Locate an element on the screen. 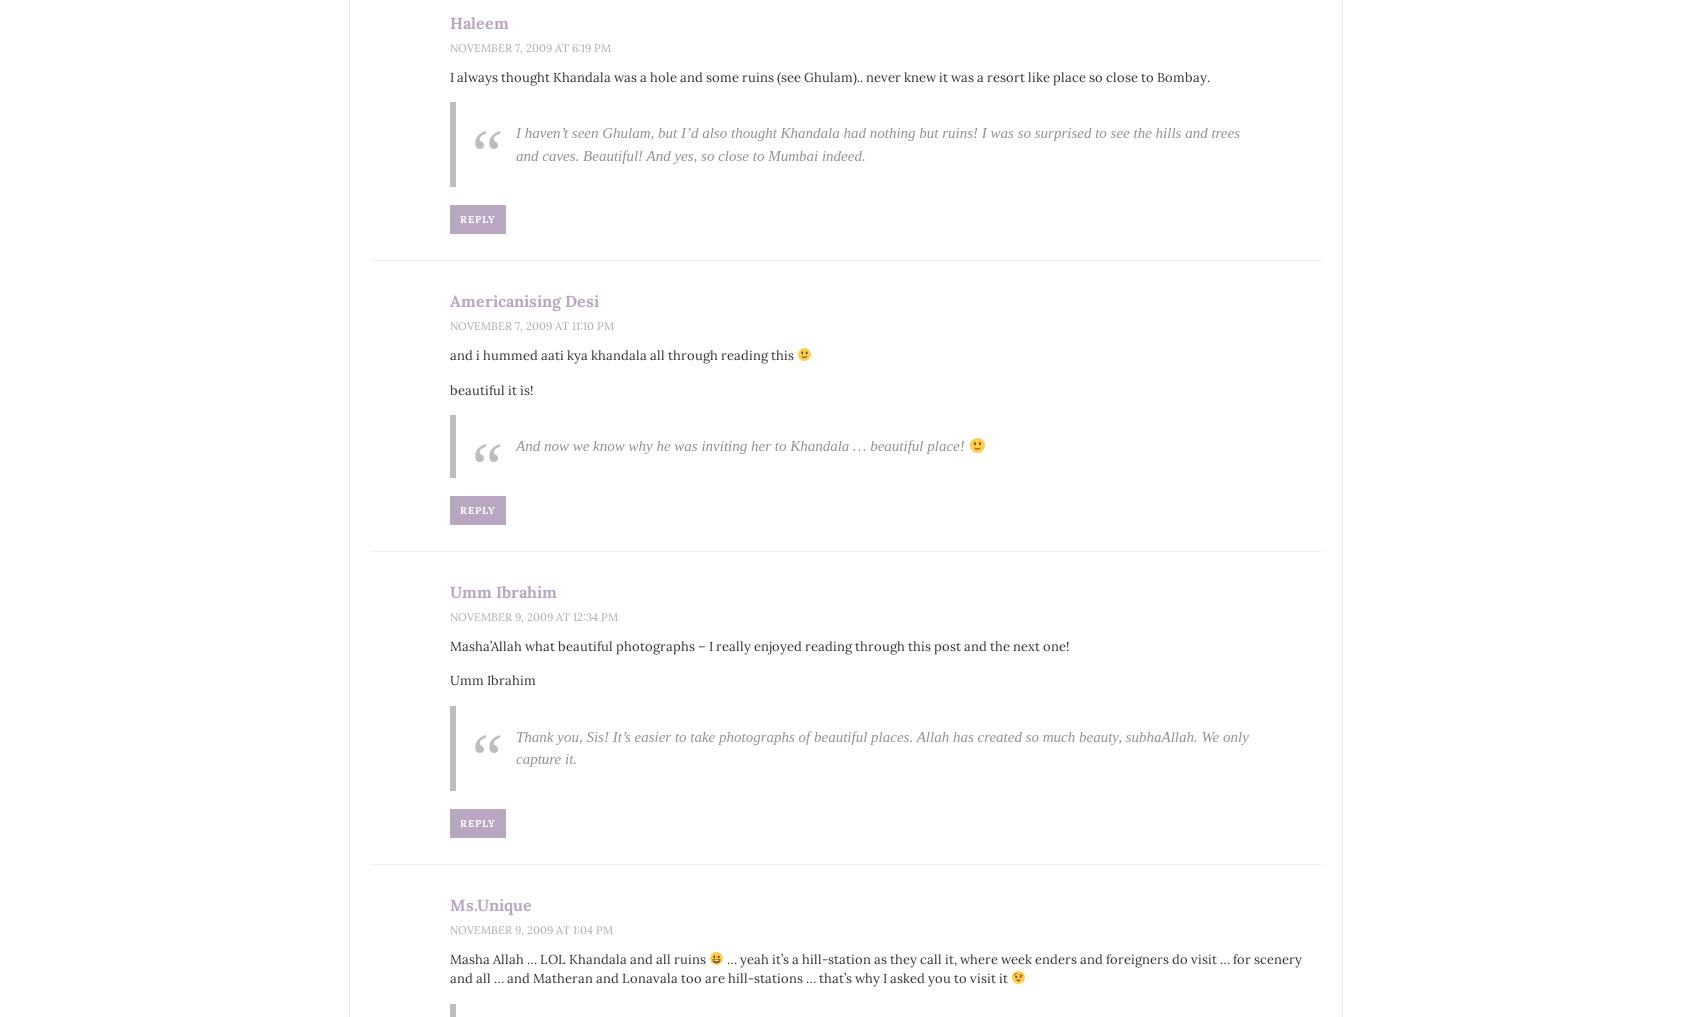 This screenshot has width=1692, height=1017. 'November 9, 2009 at 12:34 pm' is located at coordinates (533, 614).